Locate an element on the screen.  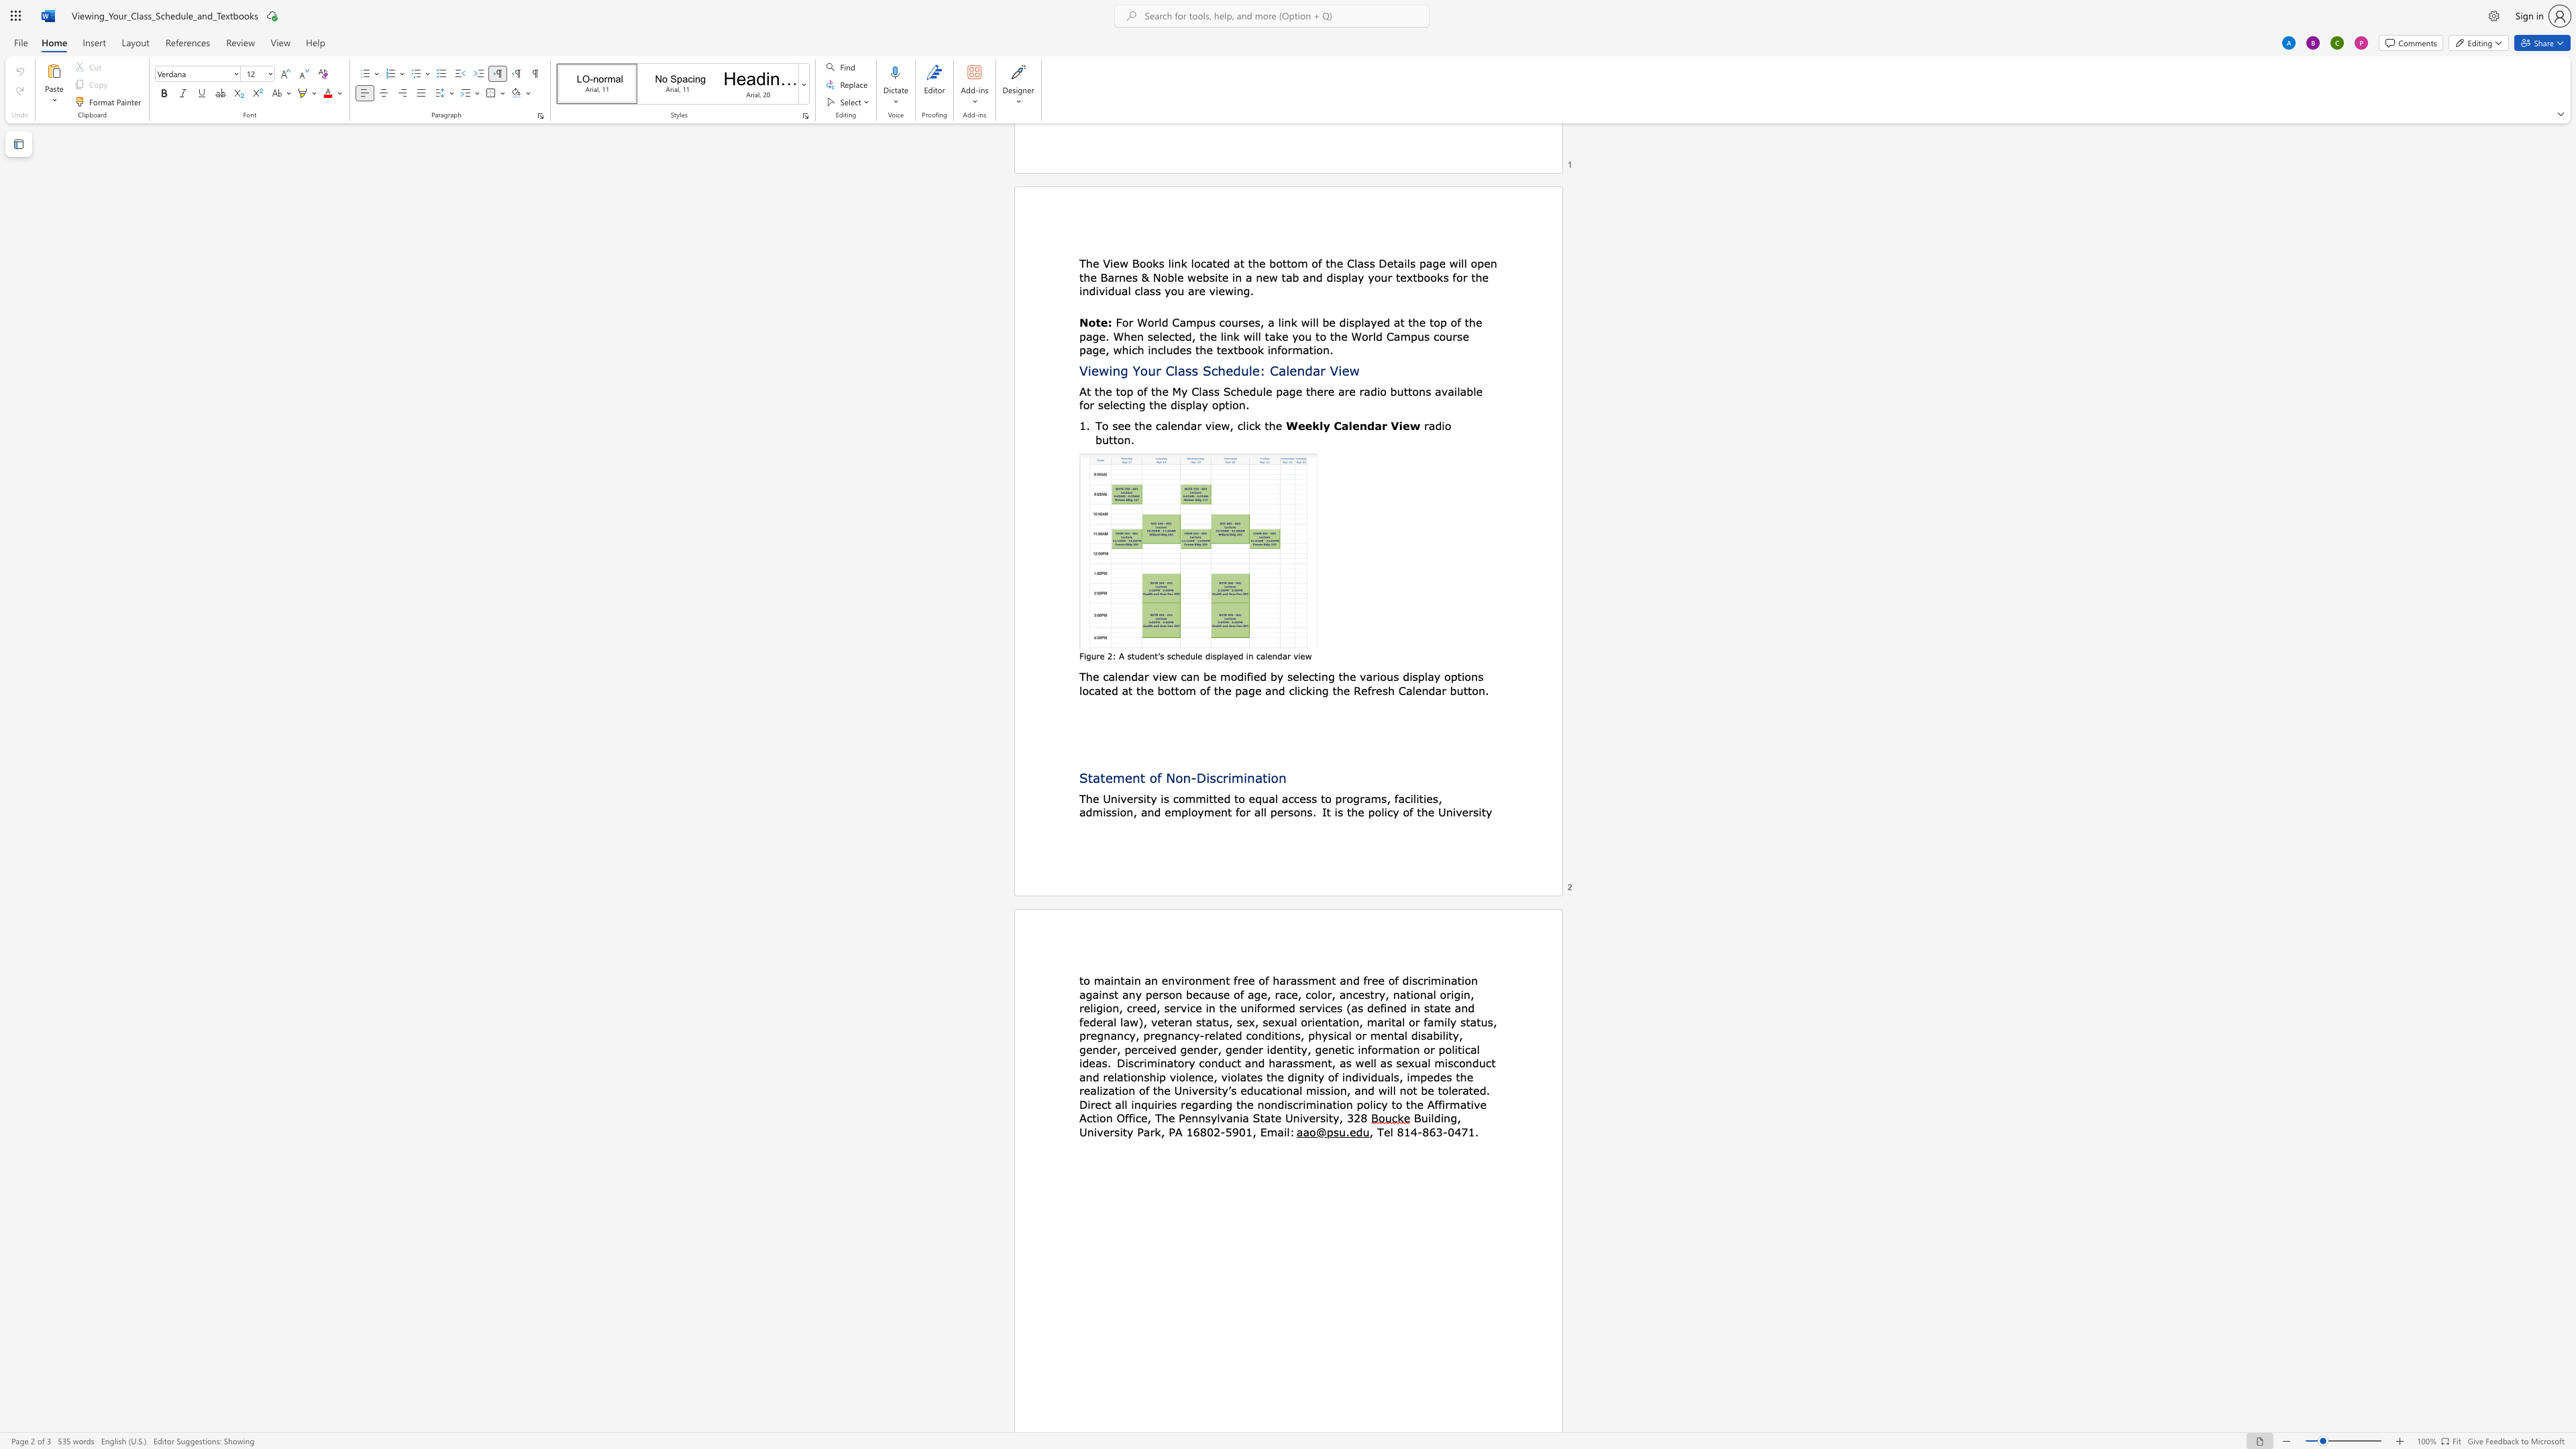
the 1th character "u" in the text is located at coordinates (1342, 1130).